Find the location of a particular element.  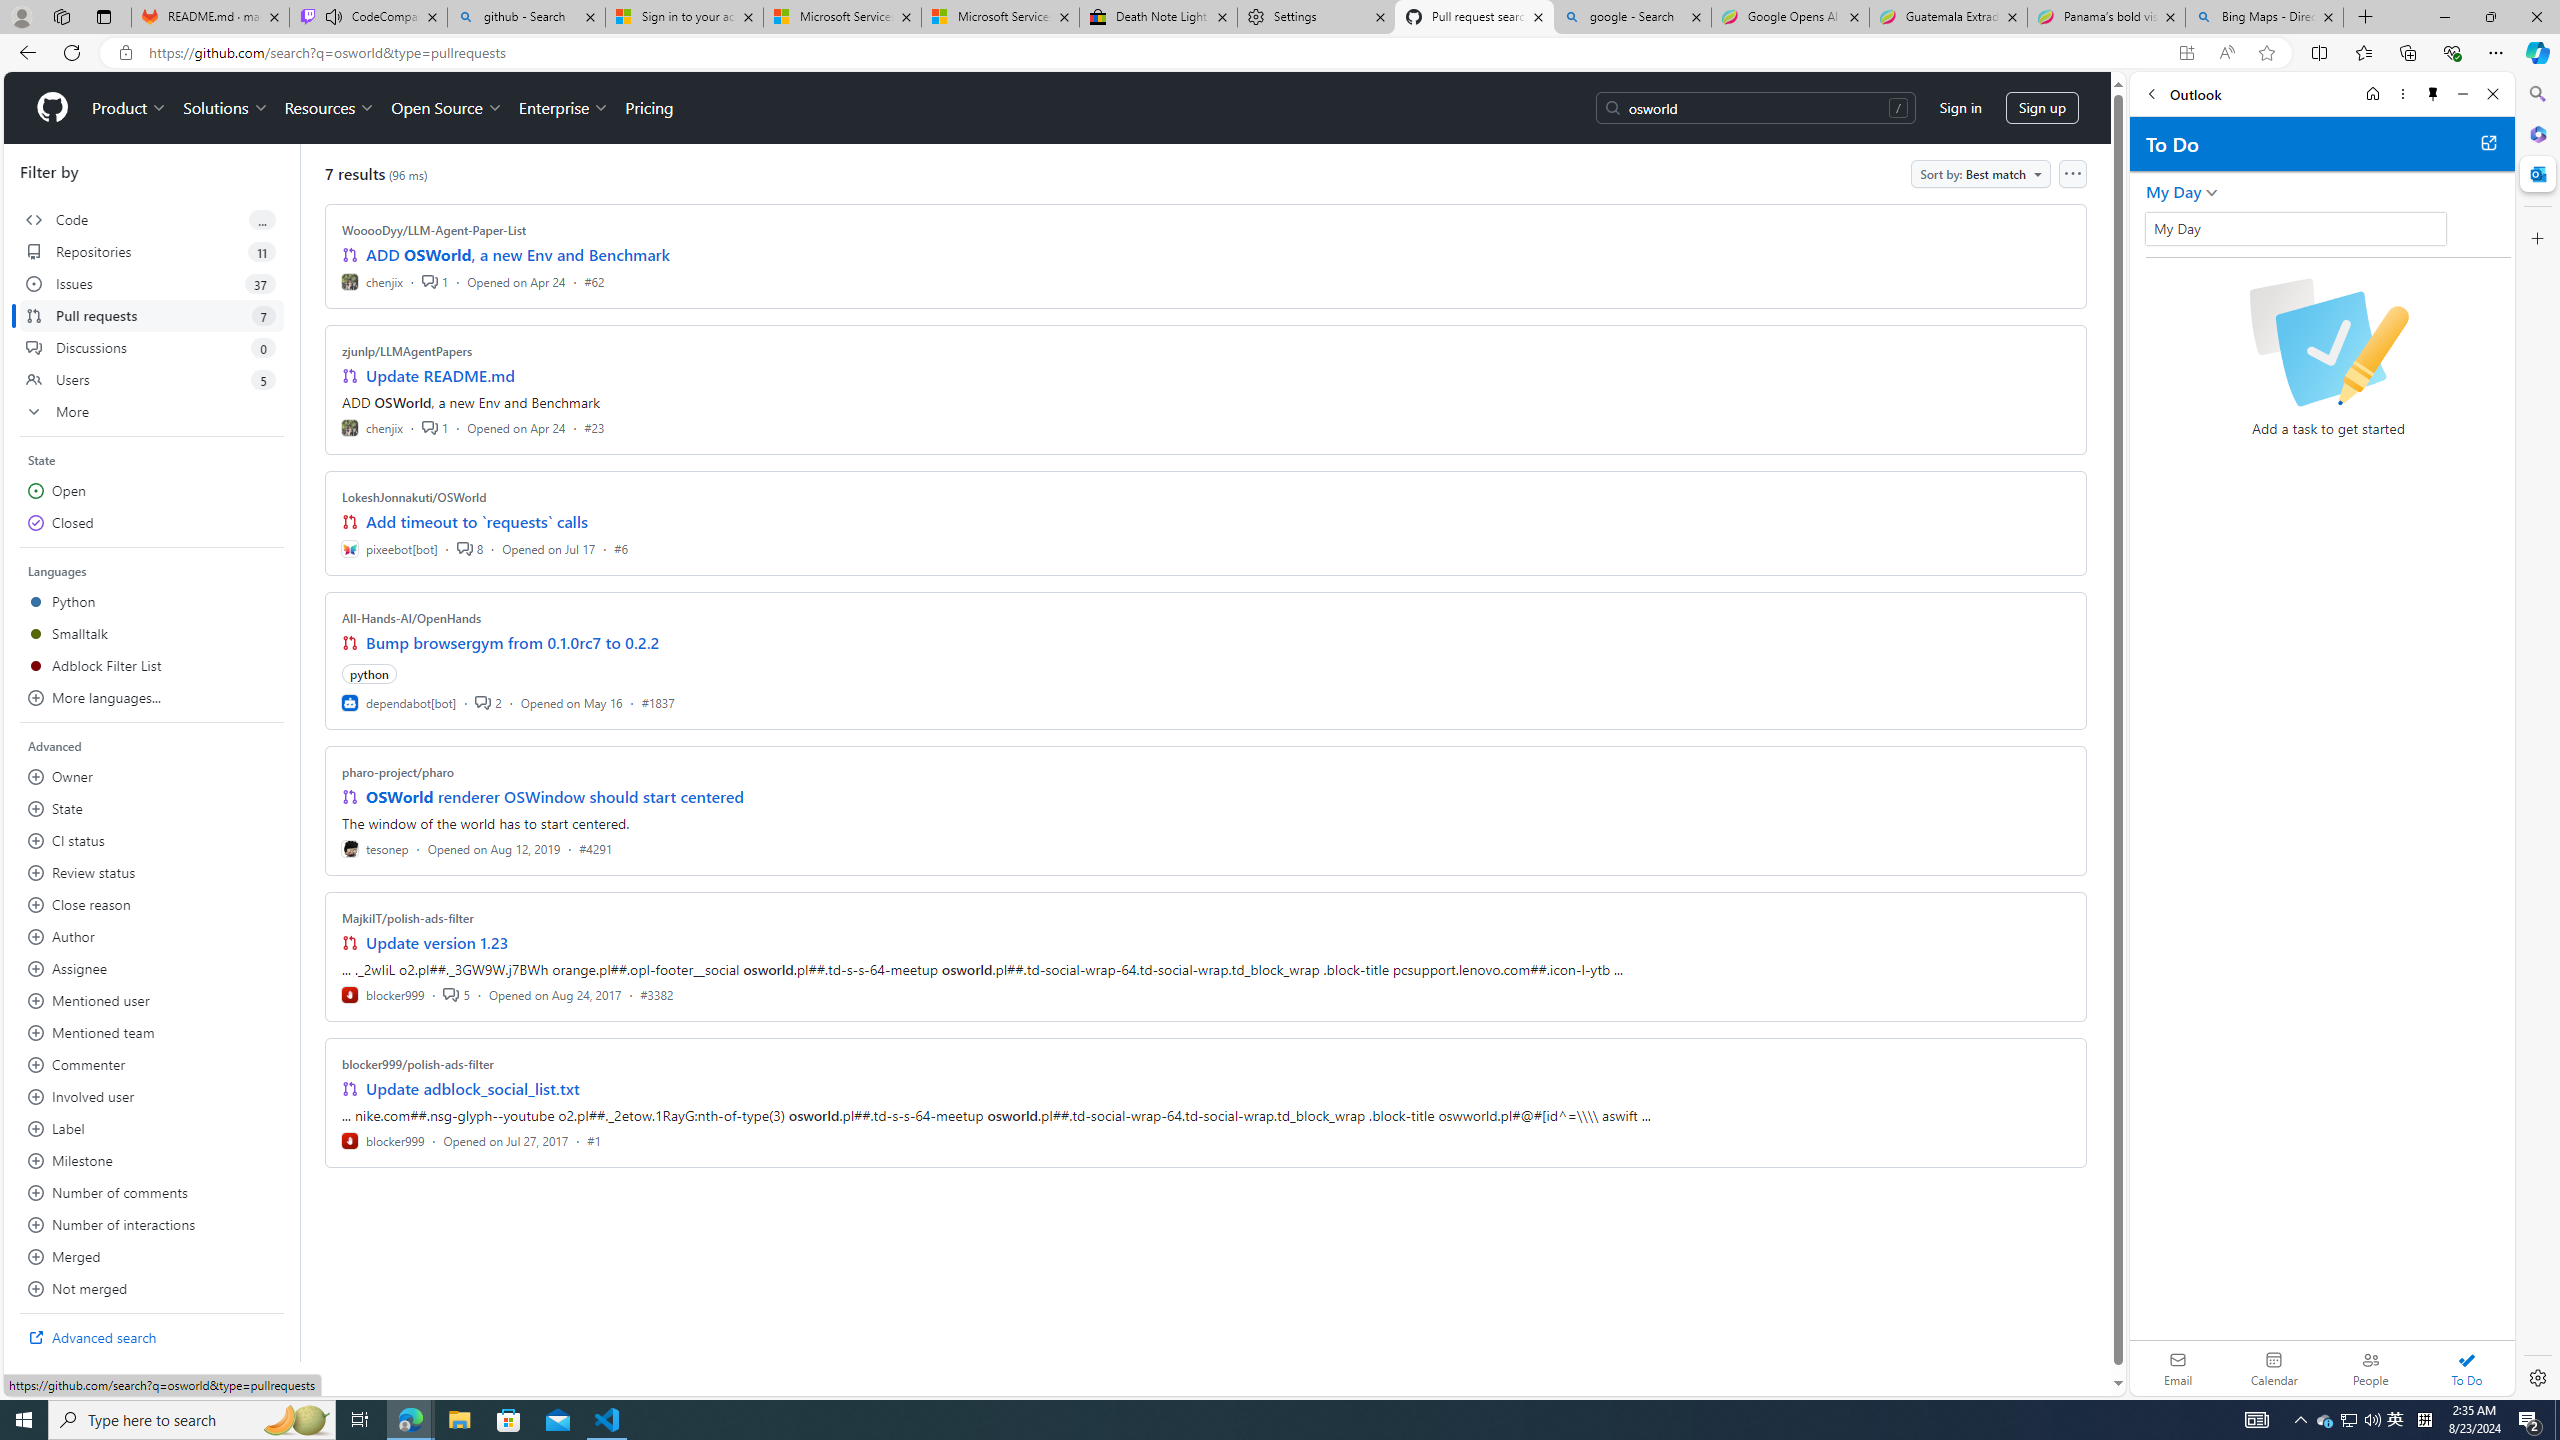

'Email' is located at coordinates (2177, 1367).